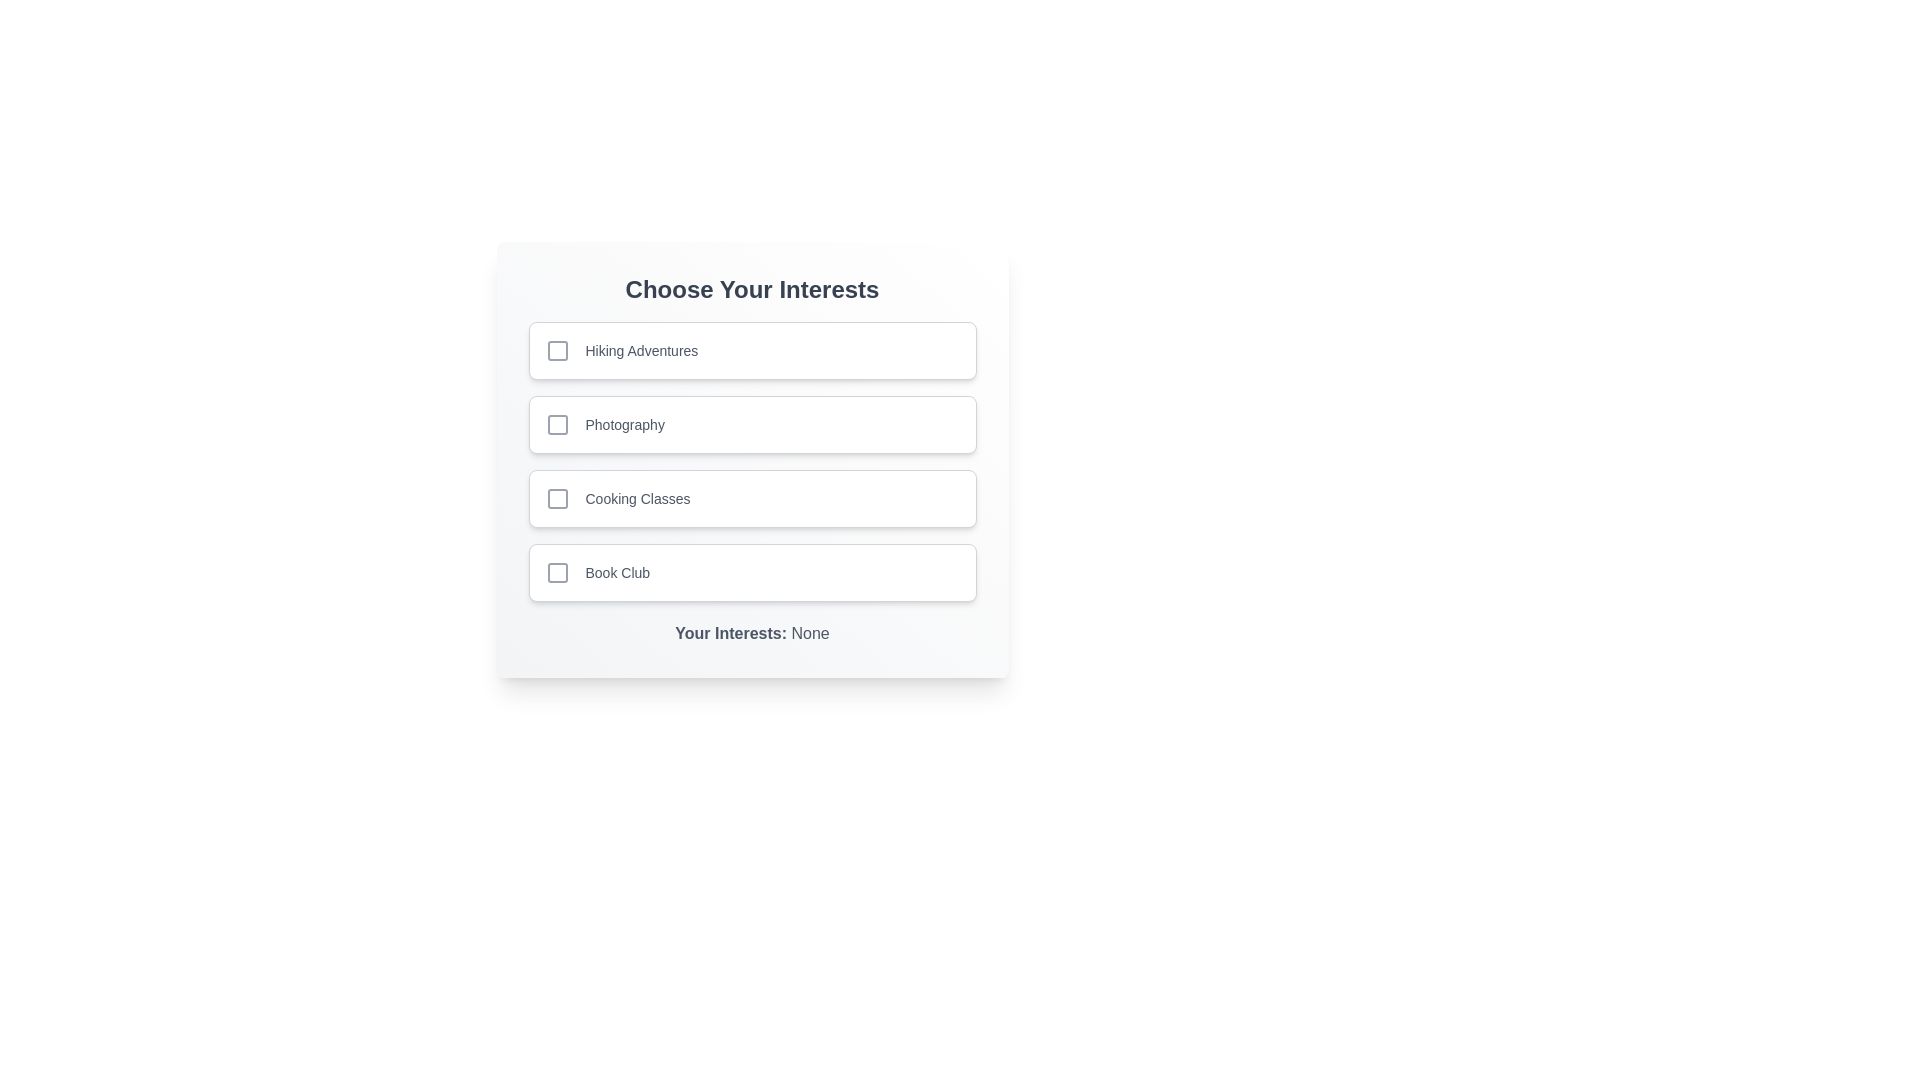 Image resolution: width=1920 pixels, height=1080 pixels. Describe the element at coordinates (557, 423) in the screenshot. I see `the checkbox icon located` at that location.